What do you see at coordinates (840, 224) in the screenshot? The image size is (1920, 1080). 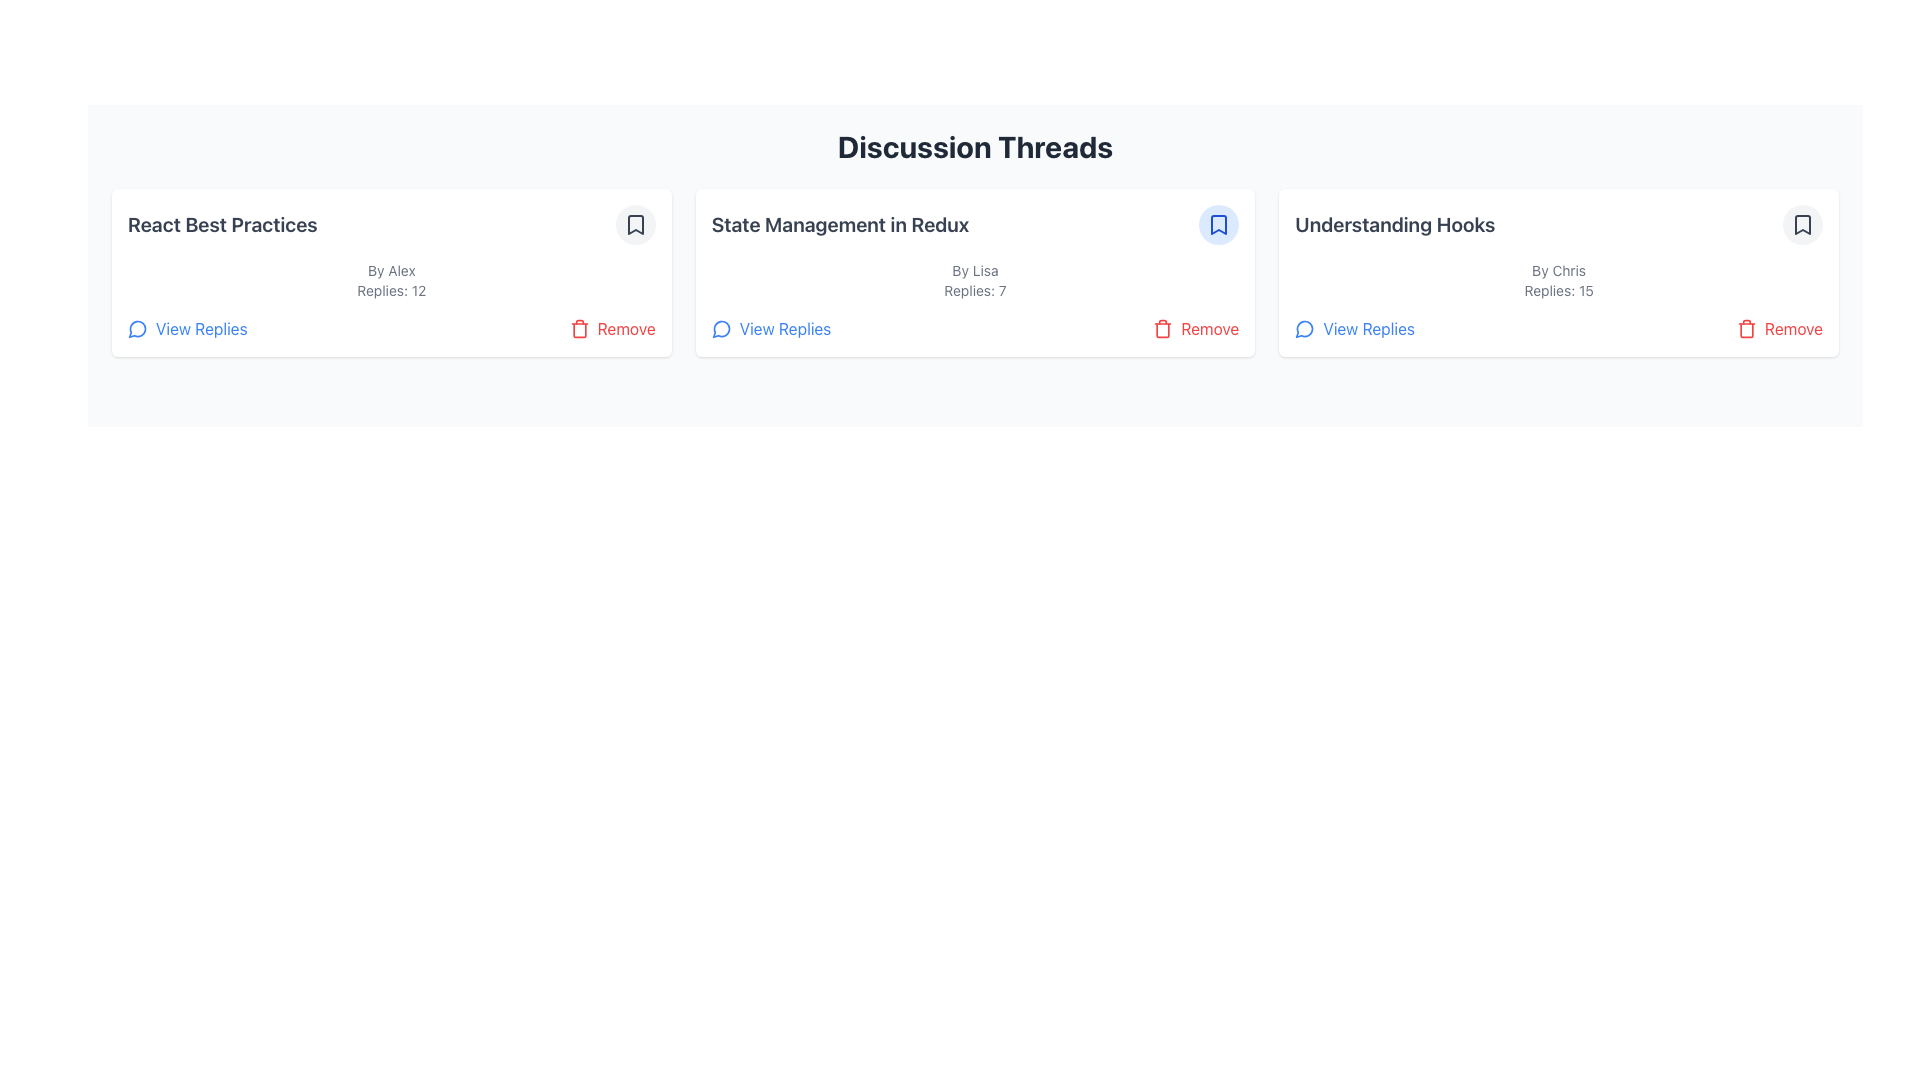 I see `the text component displaying the title 'State Management in Redux' which is prominently positioned in the middle discussion thread card, above the text 'By Lisa Replies: 7'` at bounding box center [840, 224].